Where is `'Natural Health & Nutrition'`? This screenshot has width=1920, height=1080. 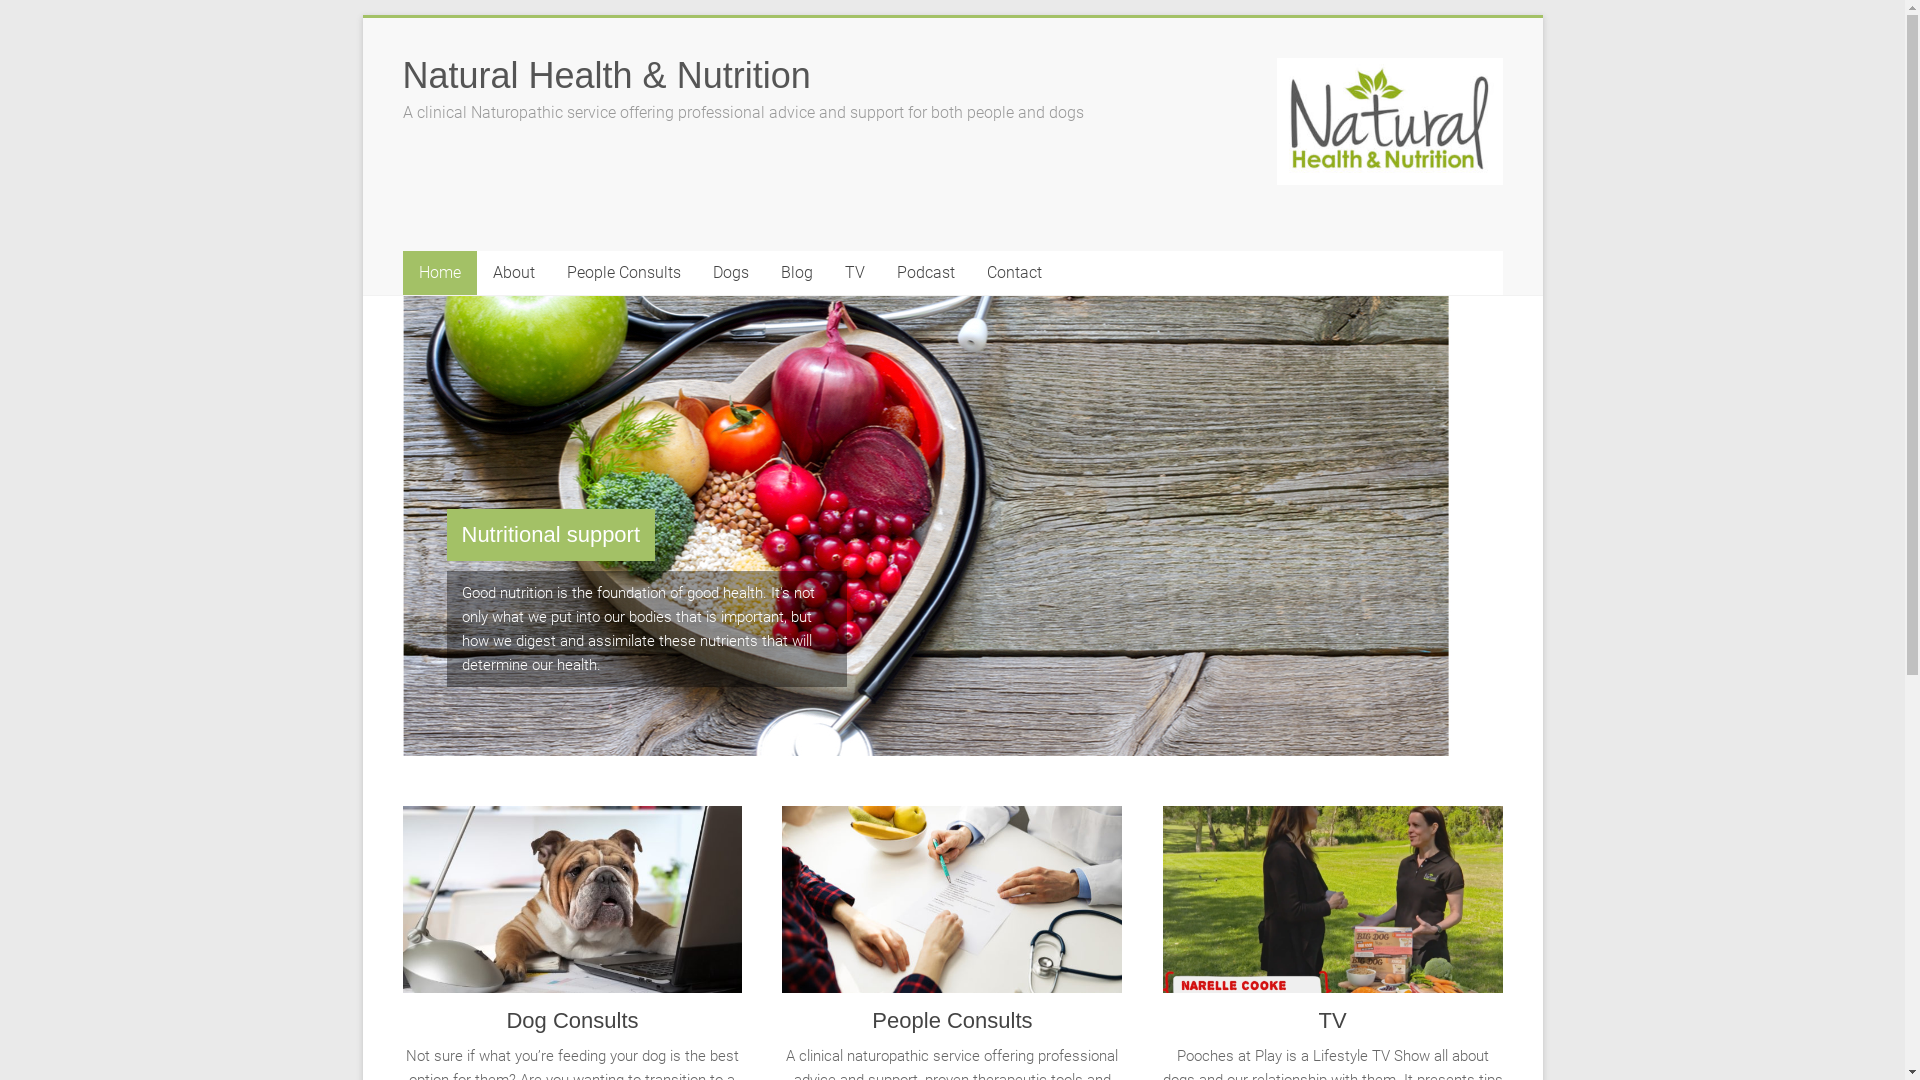 'Natural Health & Nutrition' is located at coordinates (604, 74).